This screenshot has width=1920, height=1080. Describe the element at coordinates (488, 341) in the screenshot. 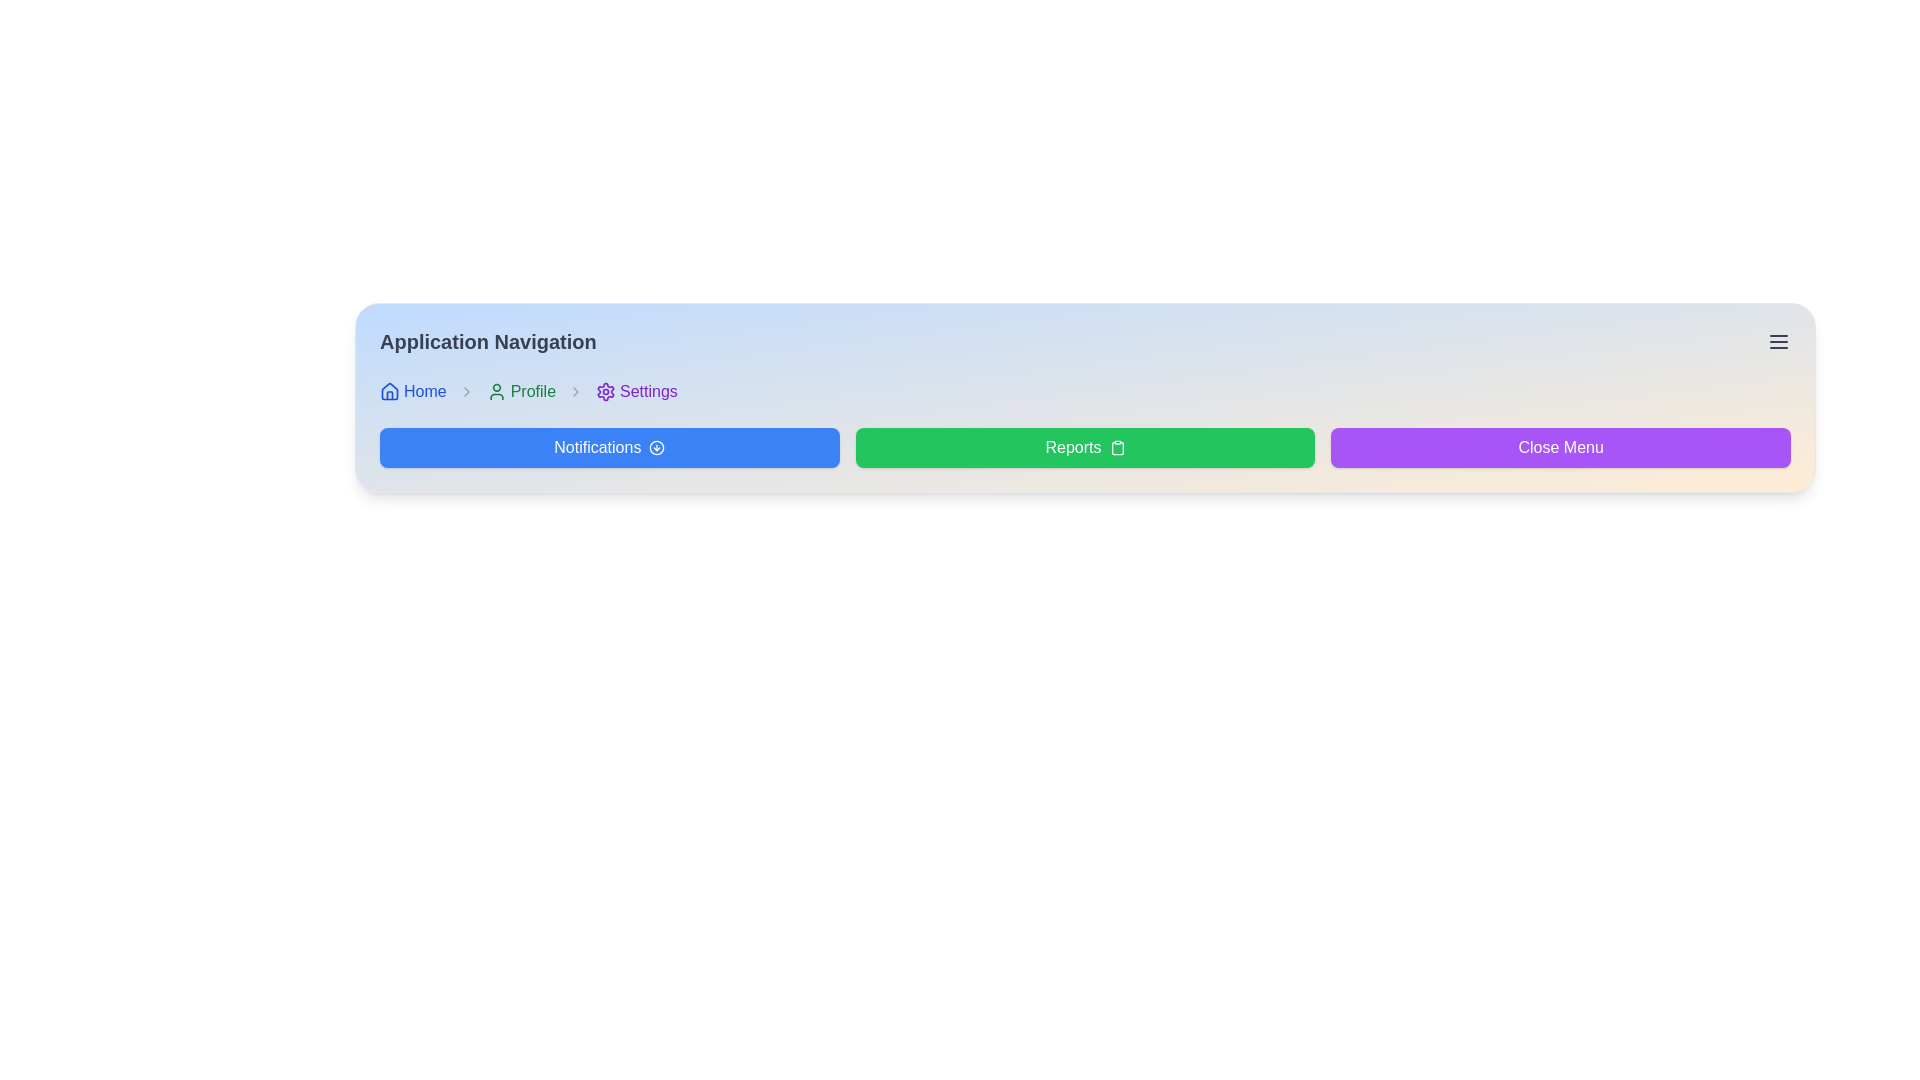

I see `the text label that serves as a header for the navigation section of the application` at that location.